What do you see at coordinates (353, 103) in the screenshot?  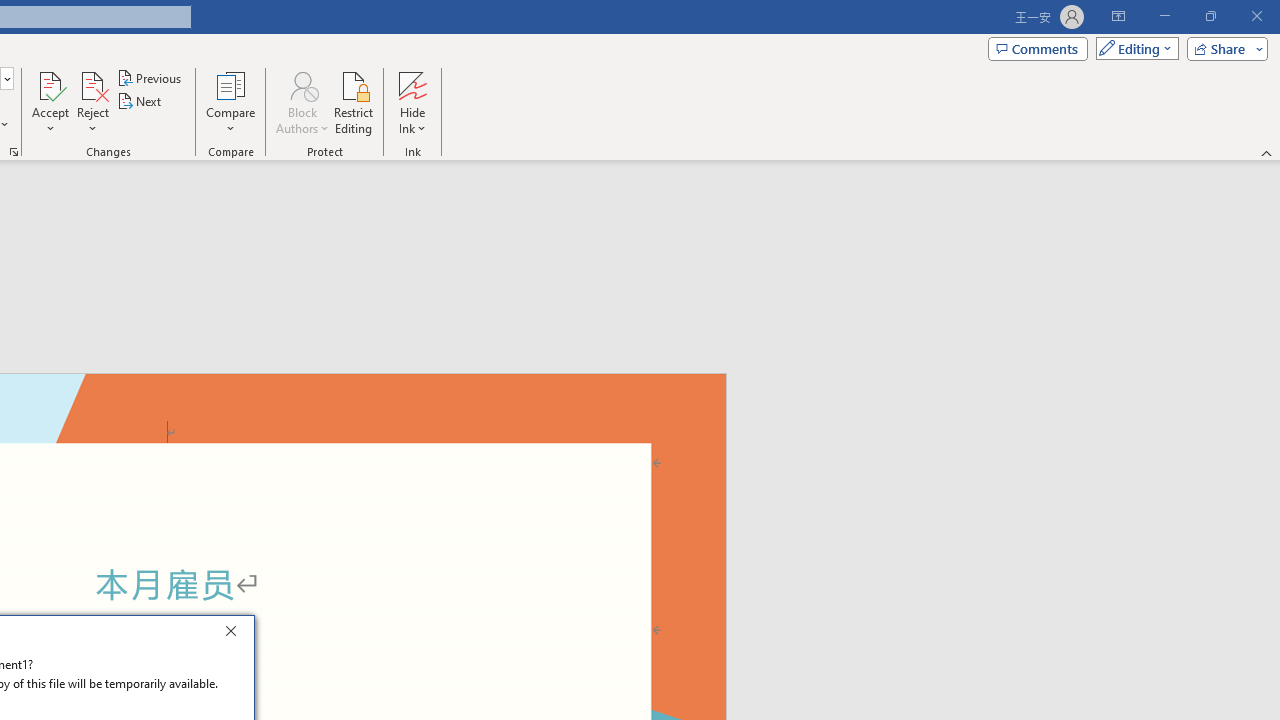 I see `'Restrict Editing'` at bounding box center [353, 103].